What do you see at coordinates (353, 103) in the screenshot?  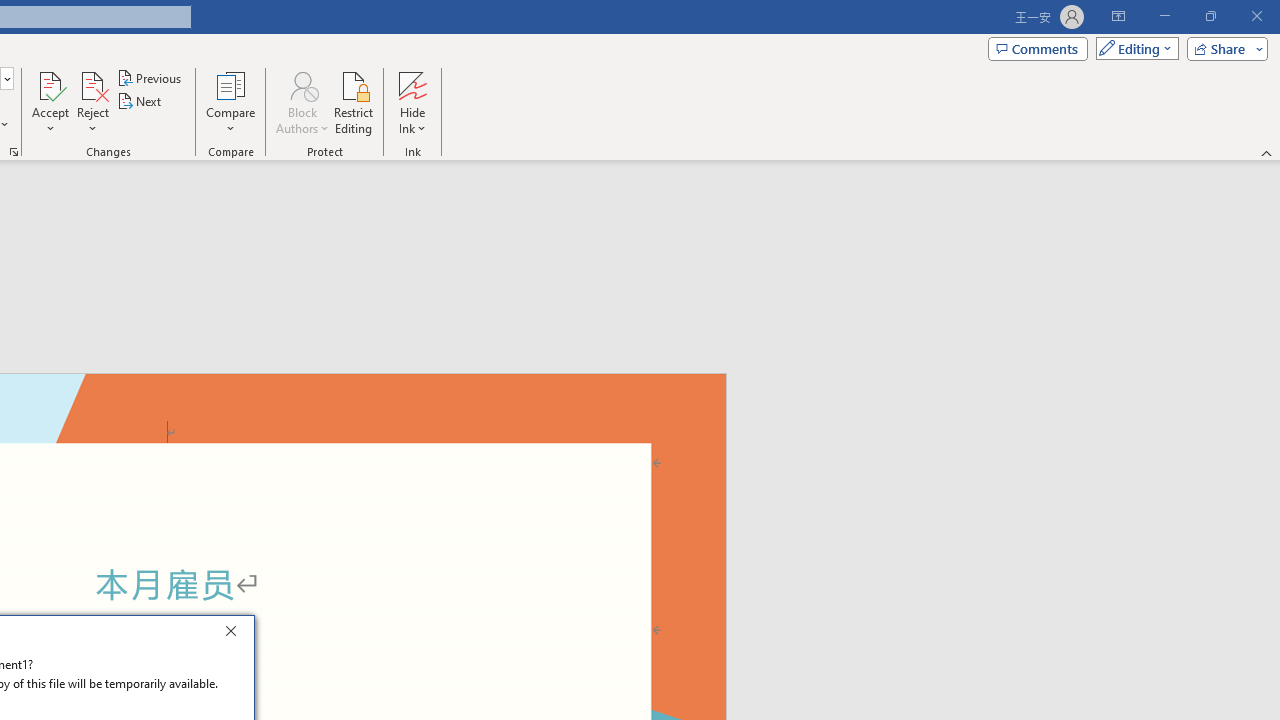 I see `'Restrict Editing'` at bounding box center [353, 103].